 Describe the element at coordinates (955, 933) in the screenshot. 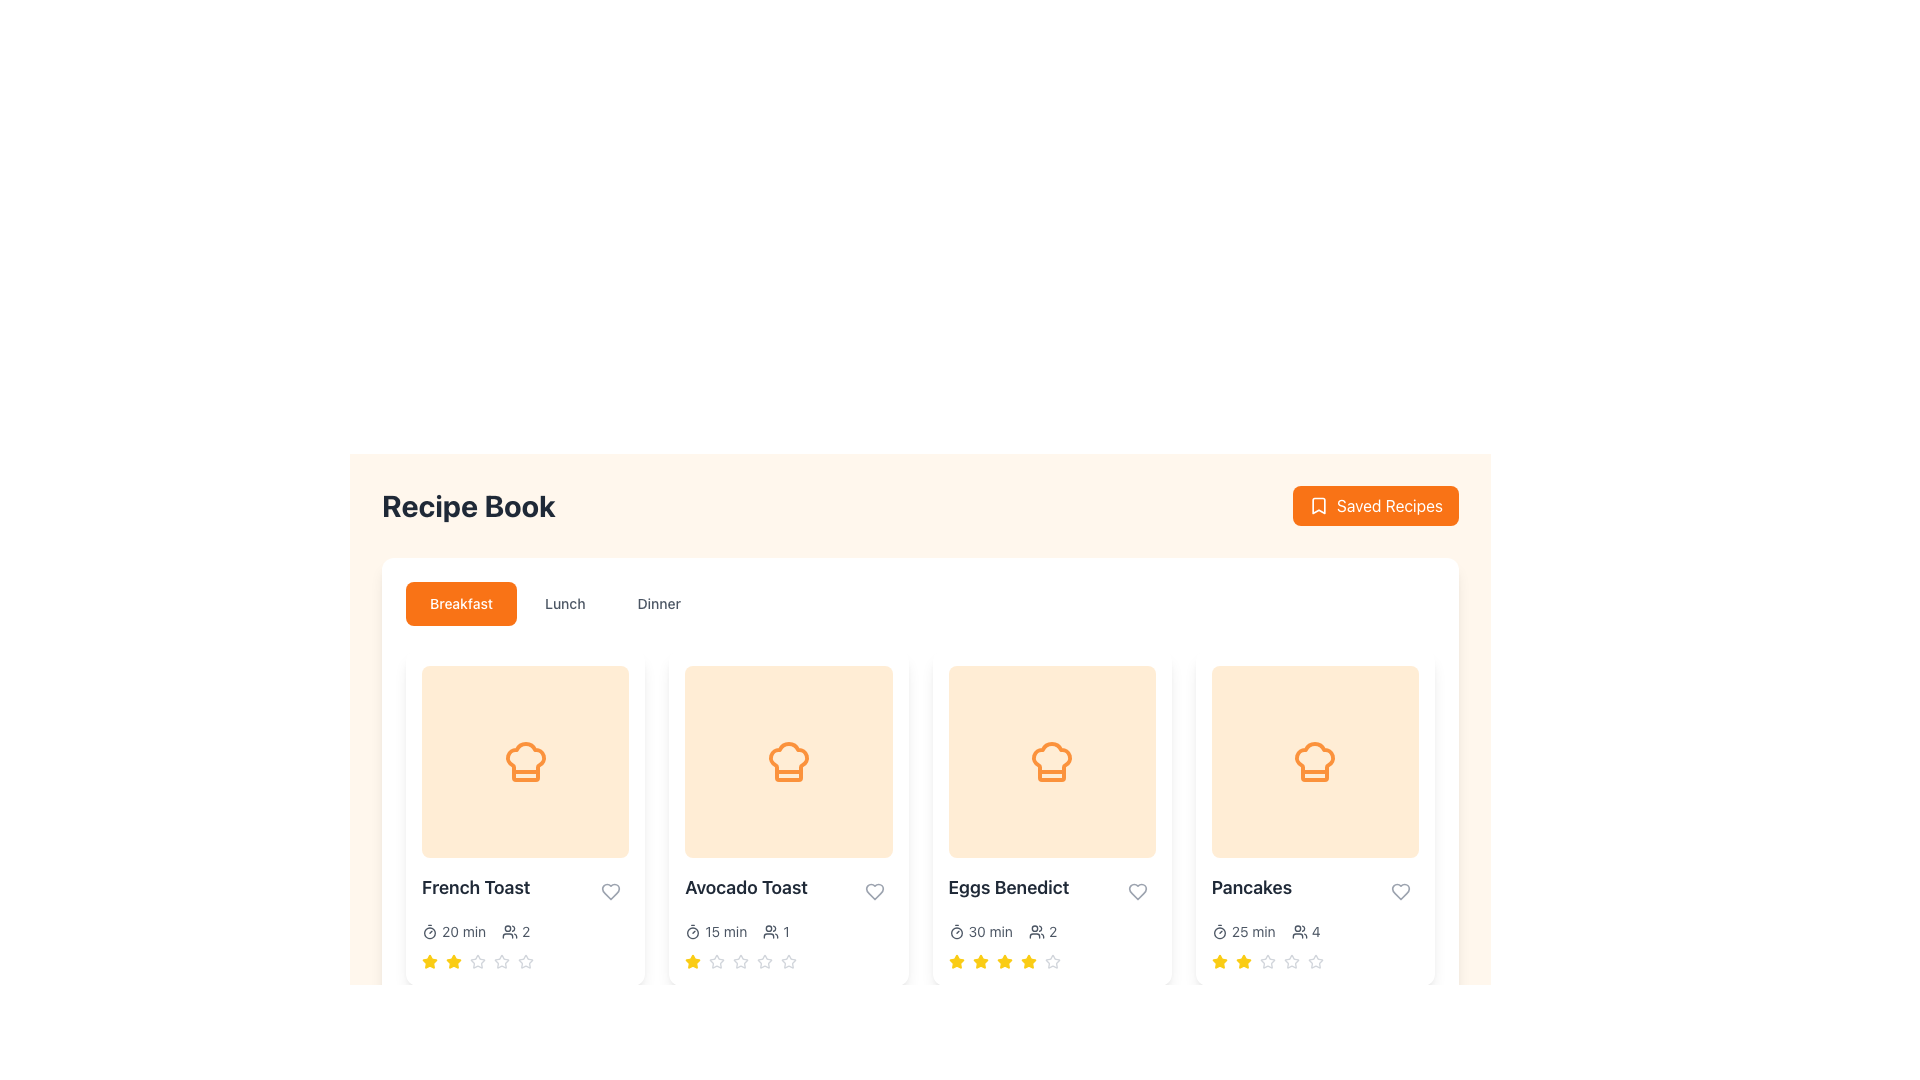

I see `the small circular graphic resembling a clock or timer located within the 'Eggs Benedict' card, next to the serving size and rating information` at that location.